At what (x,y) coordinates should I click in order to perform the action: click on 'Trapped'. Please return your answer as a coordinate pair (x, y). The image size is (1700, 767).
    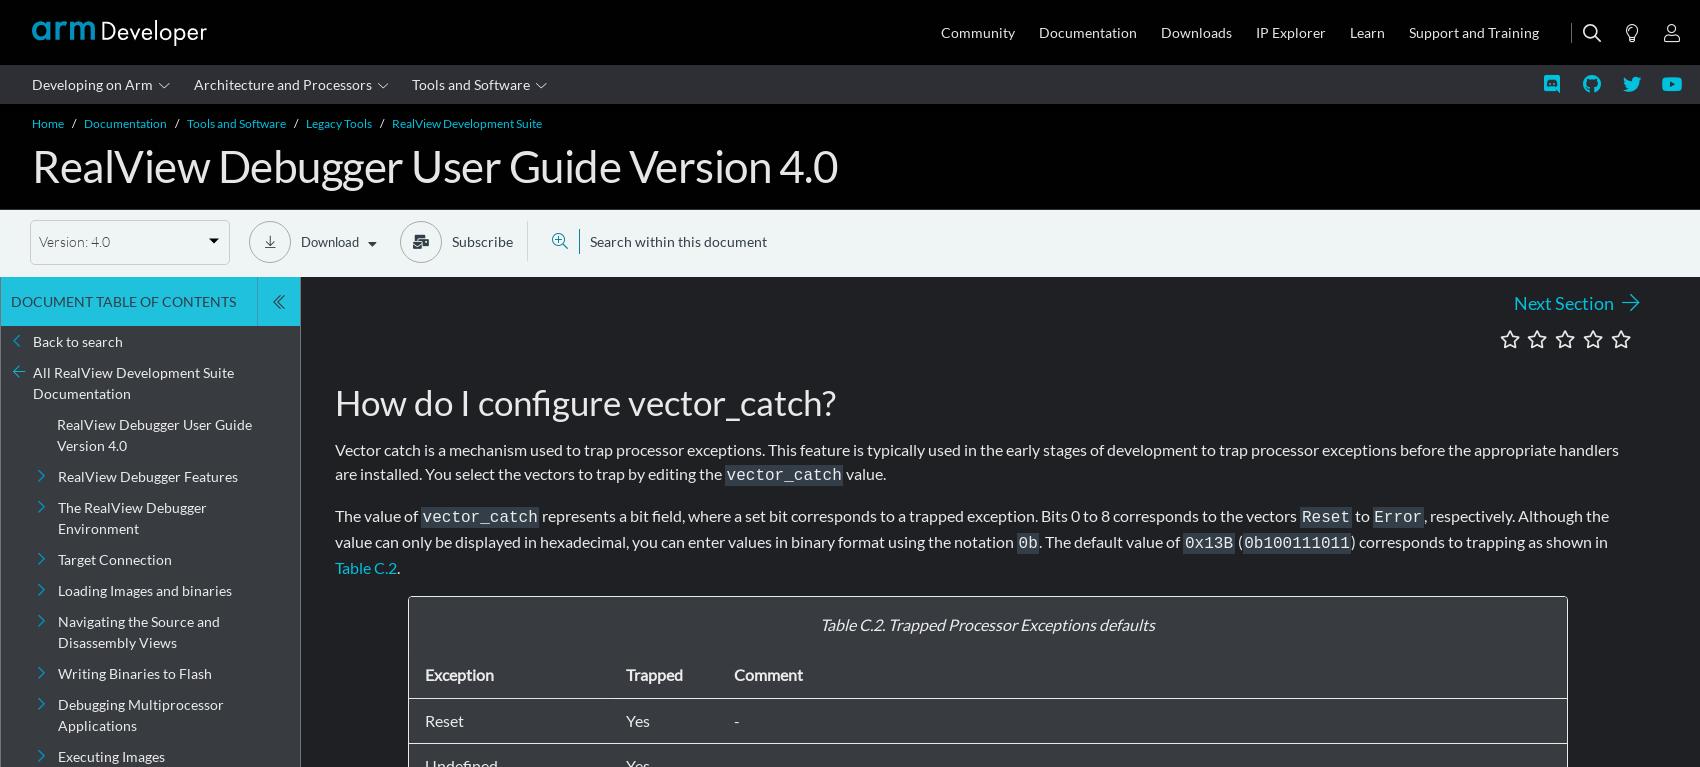
    Looking at the image, I should click on (654, 674).